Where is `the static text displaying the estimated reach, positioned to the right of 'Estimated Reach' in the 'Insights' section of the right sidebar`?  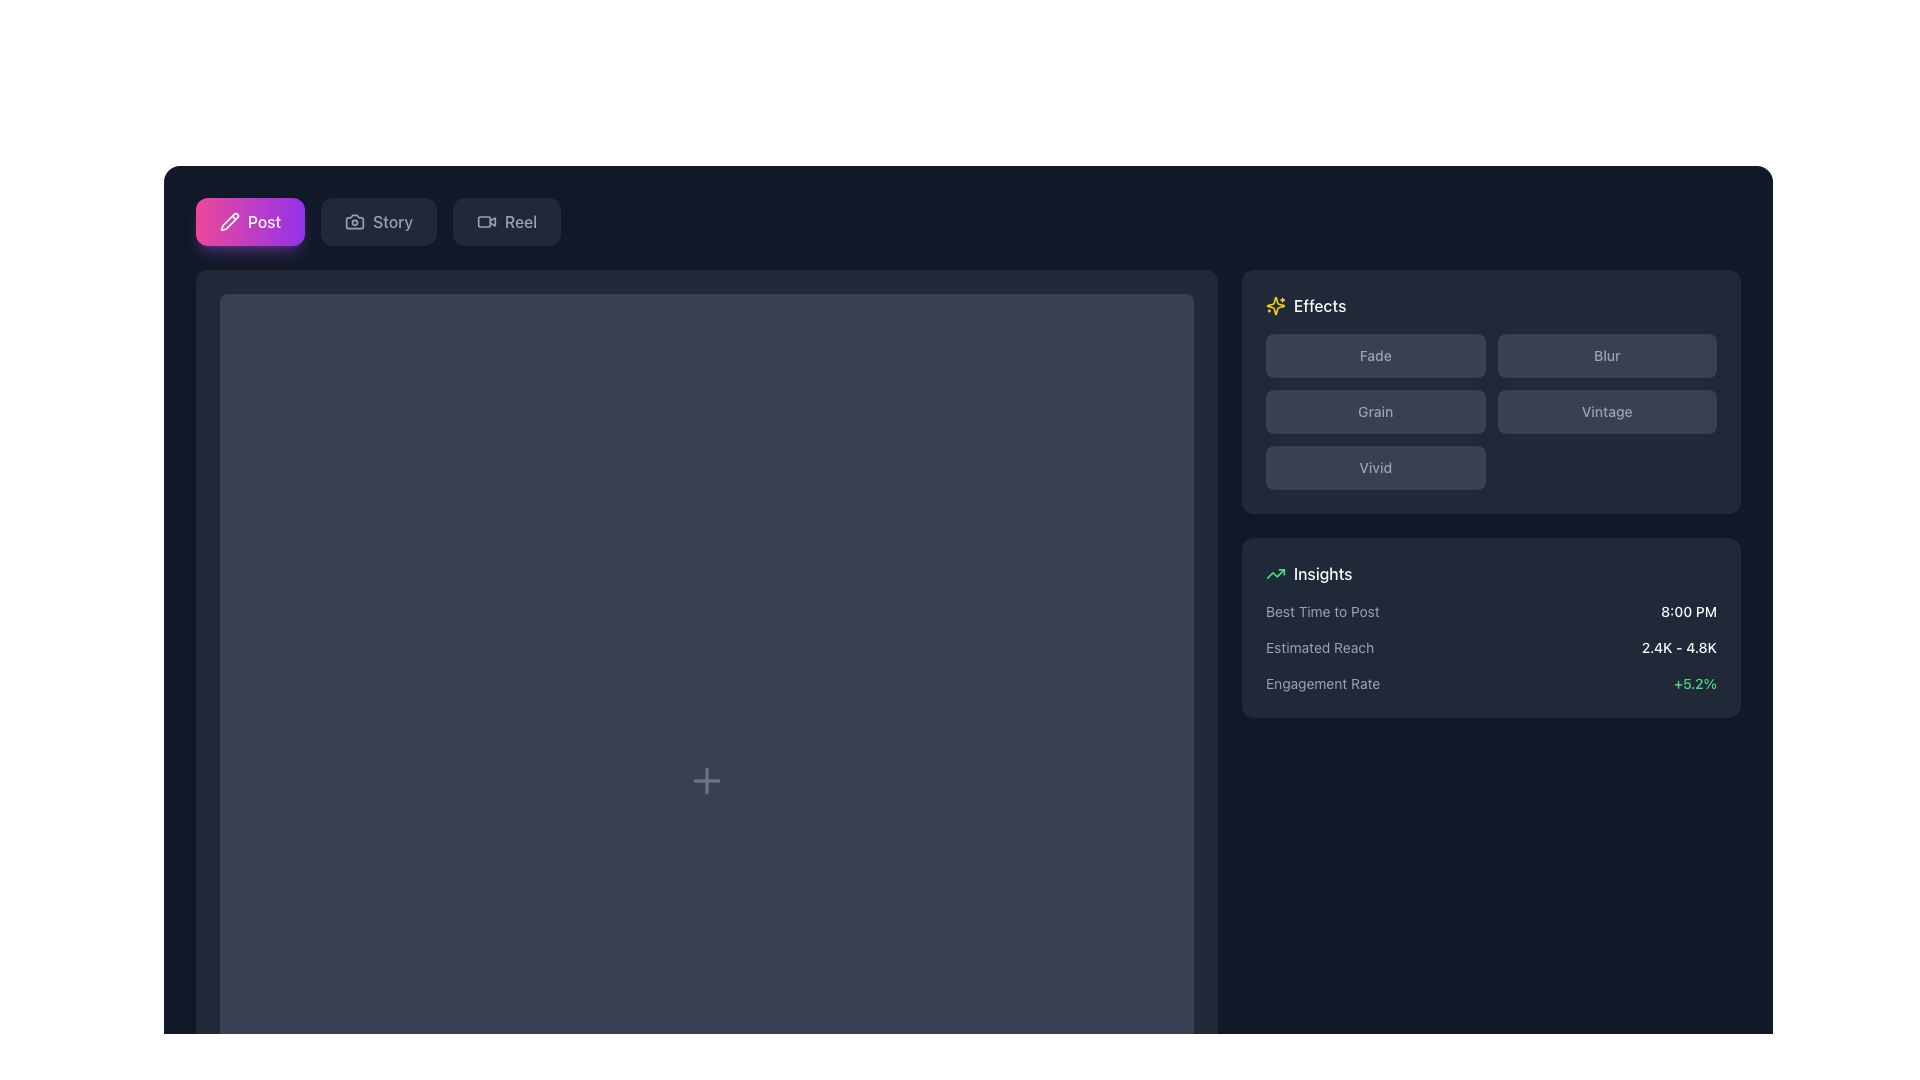
the static text displaying the estimated reach, positioned to the right of 'Estimated Reach' in the 'Insights' section of the right sidebar is located at coordinates (1679, 648).